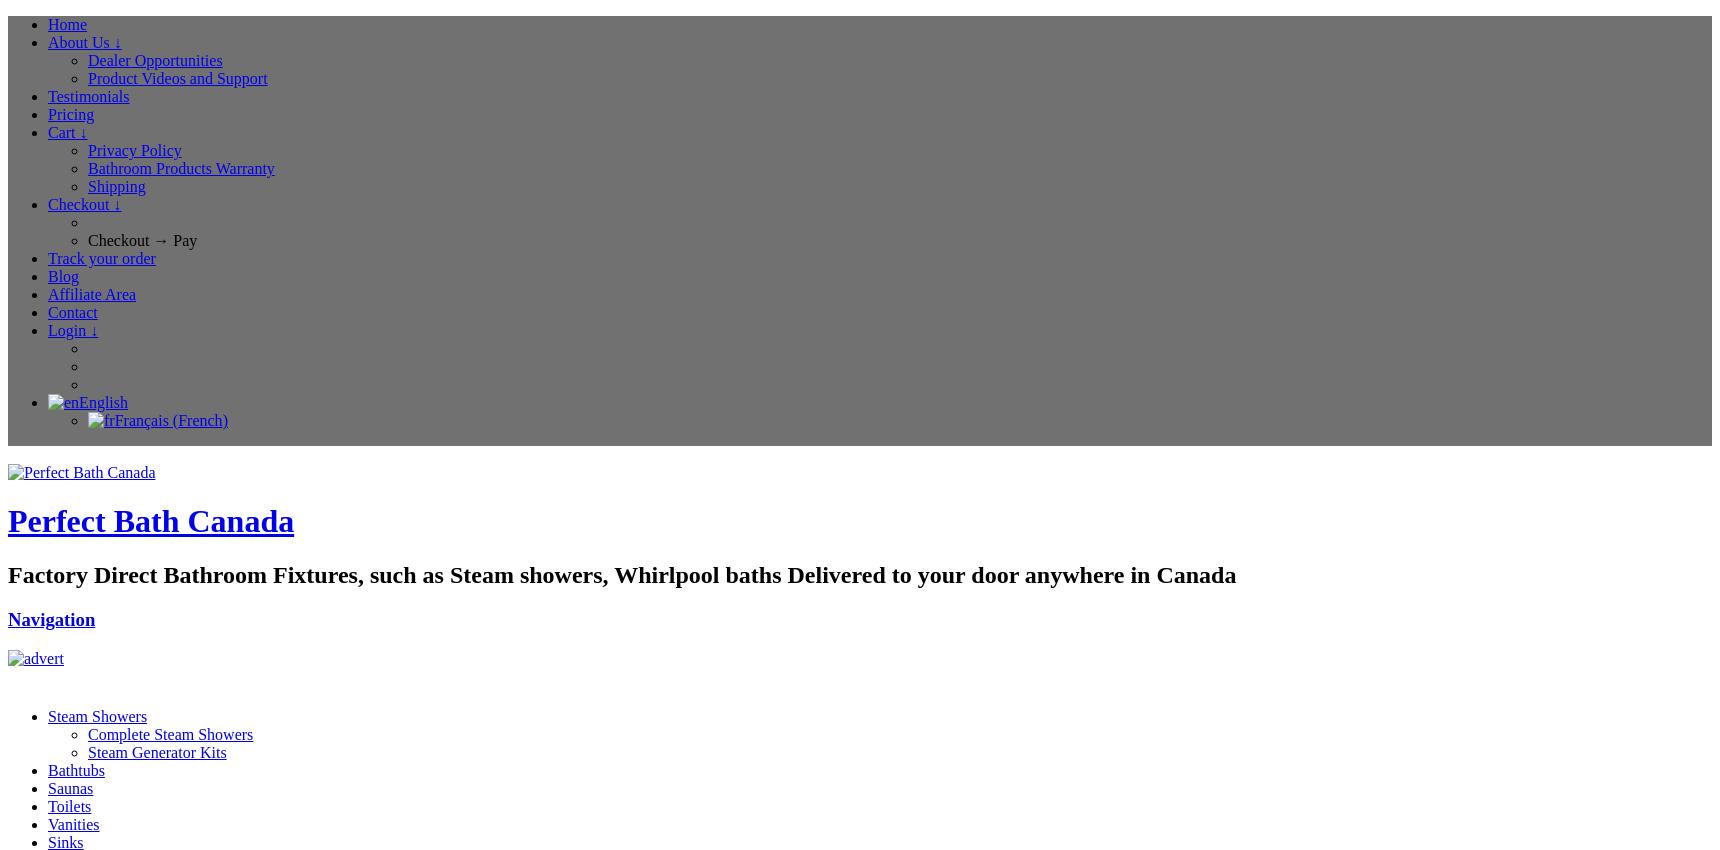 The width and height of the screenshot is (1720, 850). Describe the element at coordinates (199, 420) in the screenshot. I see `'French'` at that location.